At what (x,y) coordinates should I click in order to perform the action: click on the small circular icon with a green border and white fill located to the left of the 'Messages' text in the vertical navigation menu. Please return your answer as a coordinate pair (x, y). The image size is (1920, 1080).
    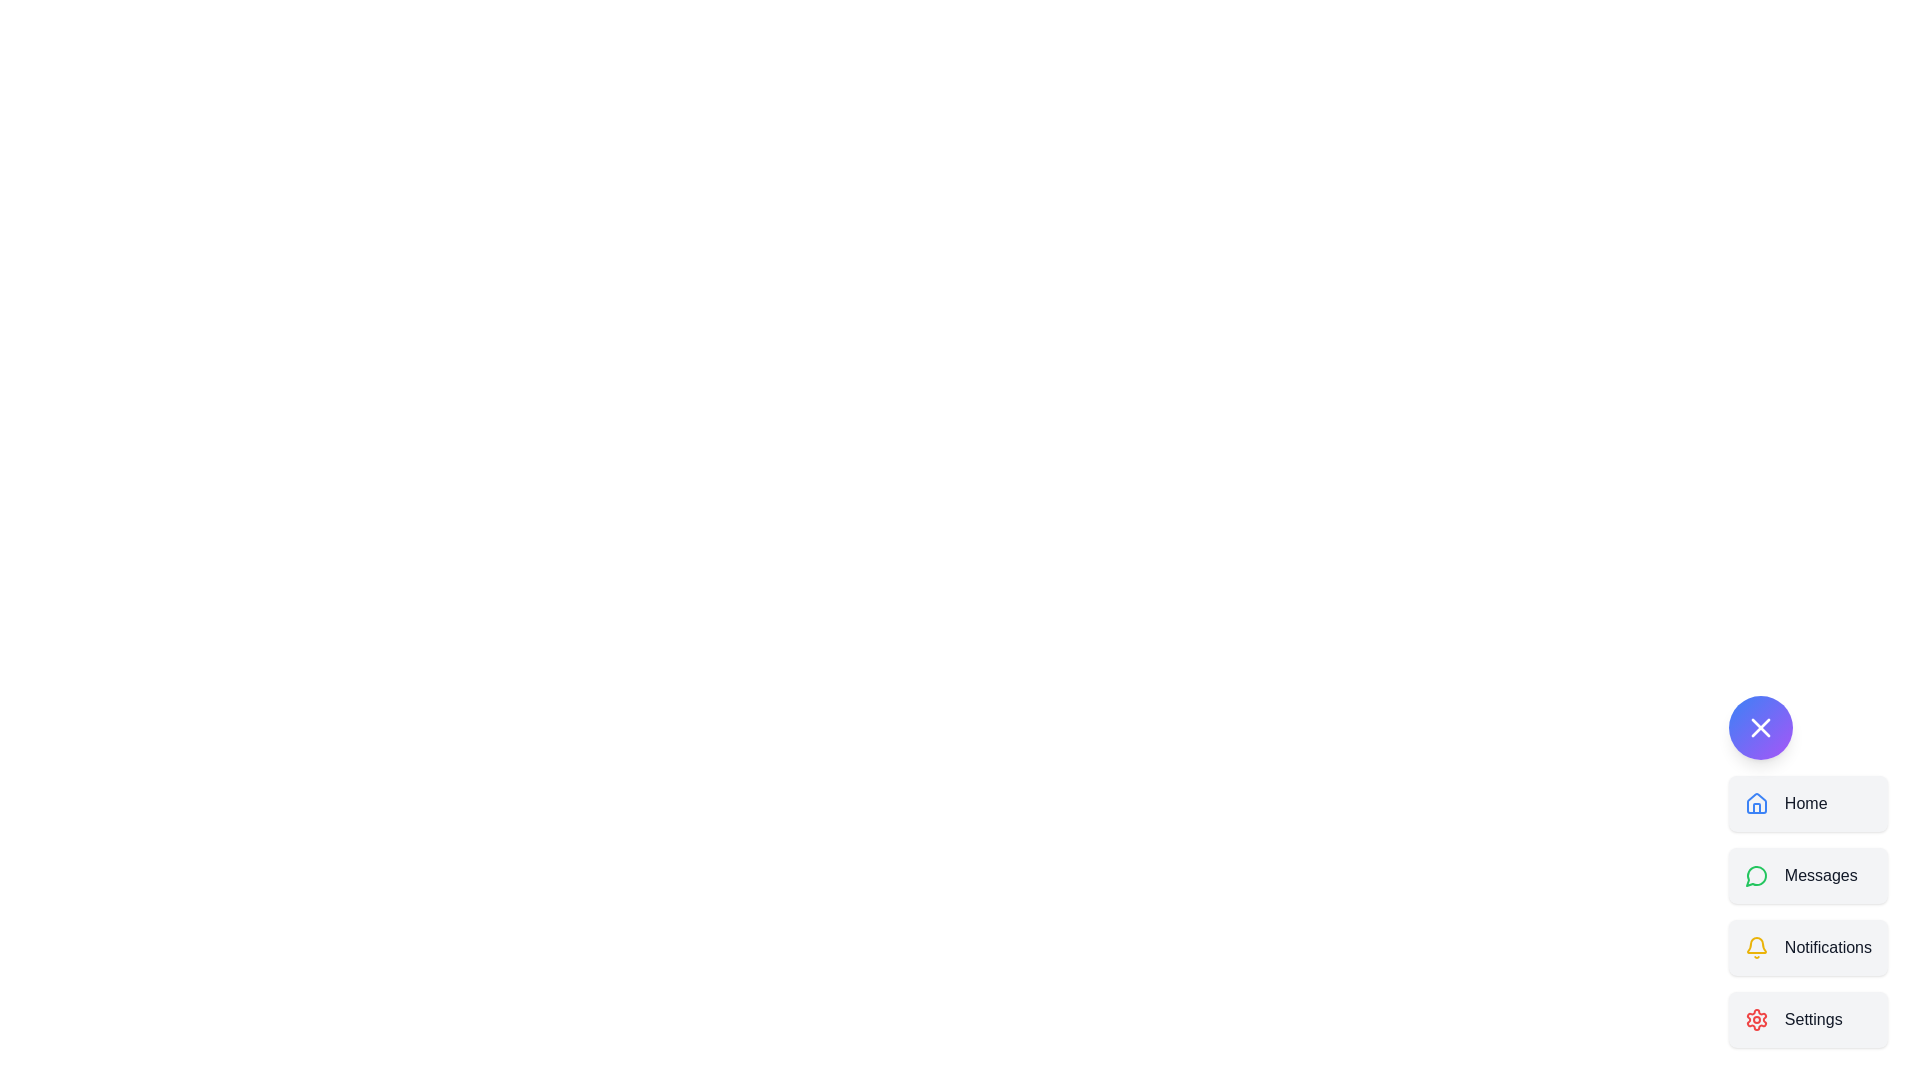
    Looking at the image, I should click on (1755, 874).